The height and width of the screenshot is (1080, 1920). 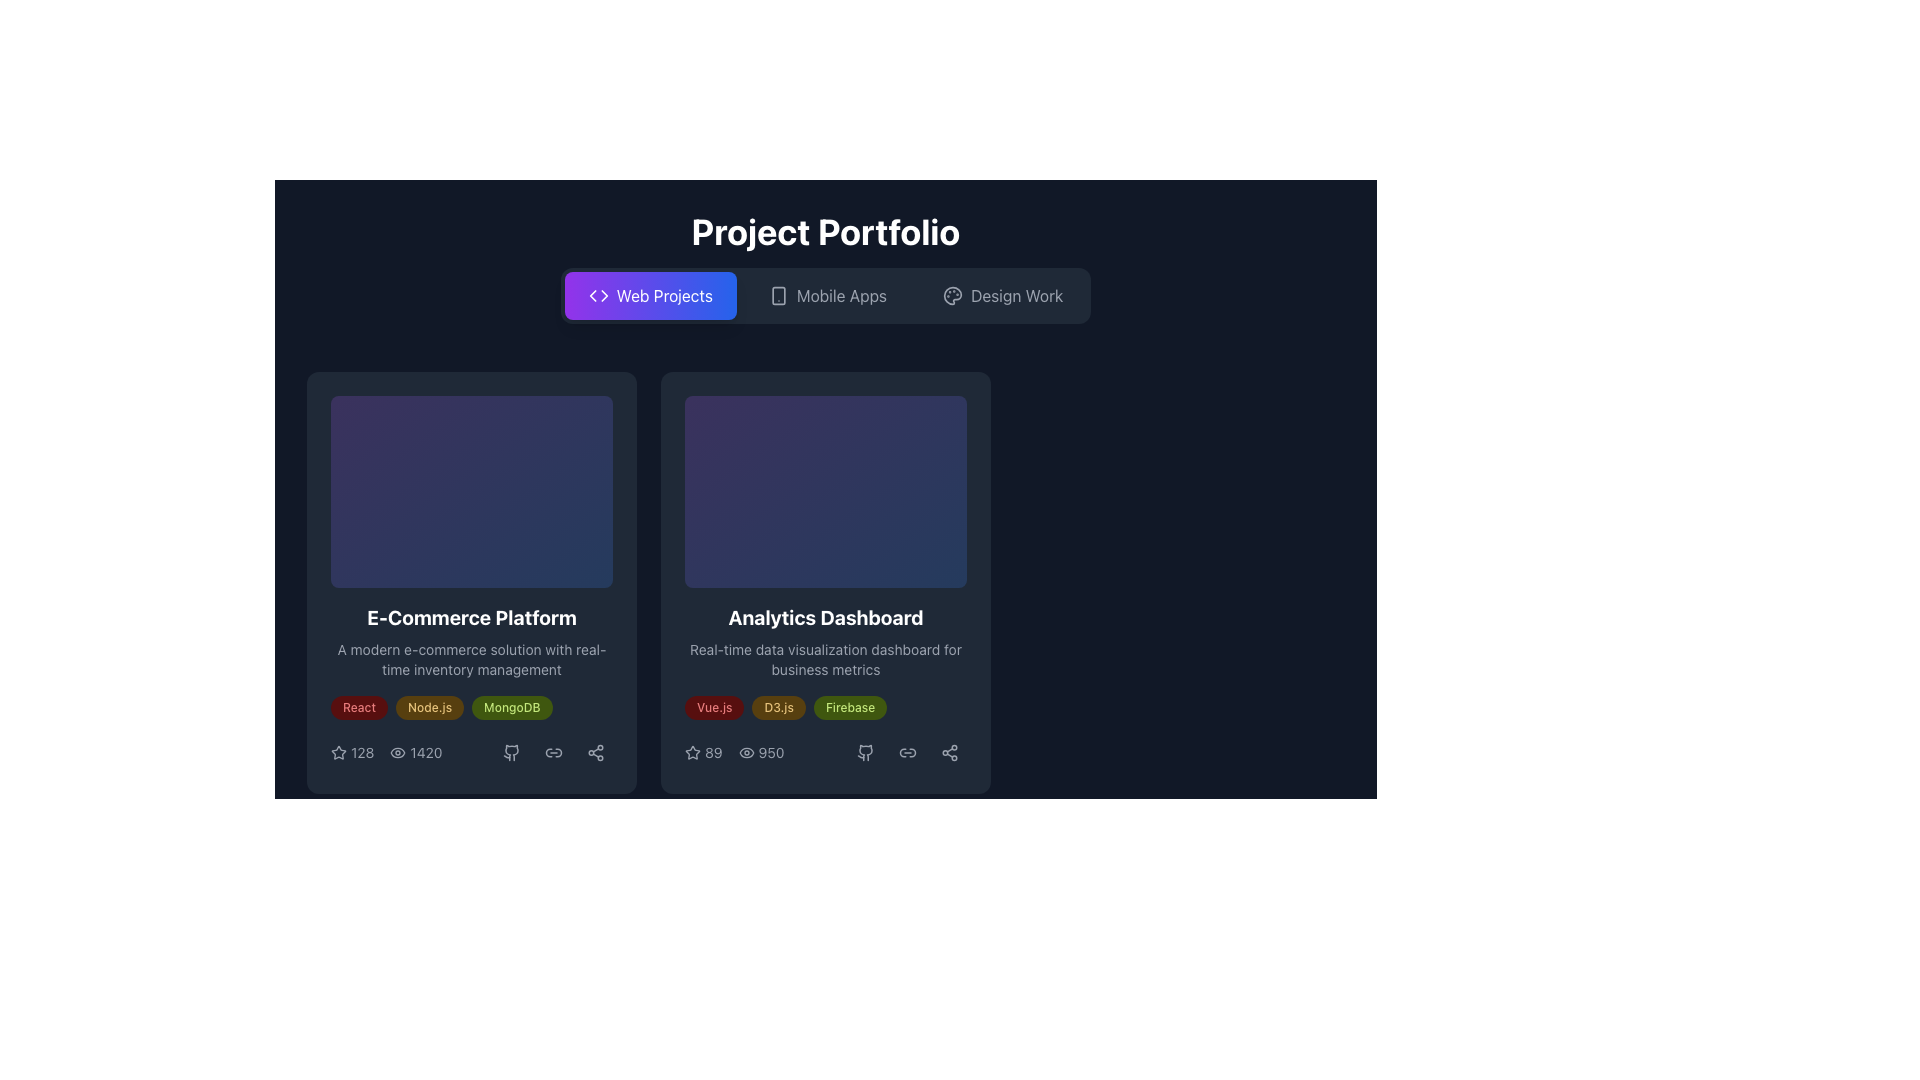 What do you see at coordinates (470, 707) in the screenshot?
I see `the Informational Badge Group containing the technology badges for 'React', 'Node.js', and 'MongoDB' for more details if they are interactive` at bounding box center [470, 707].